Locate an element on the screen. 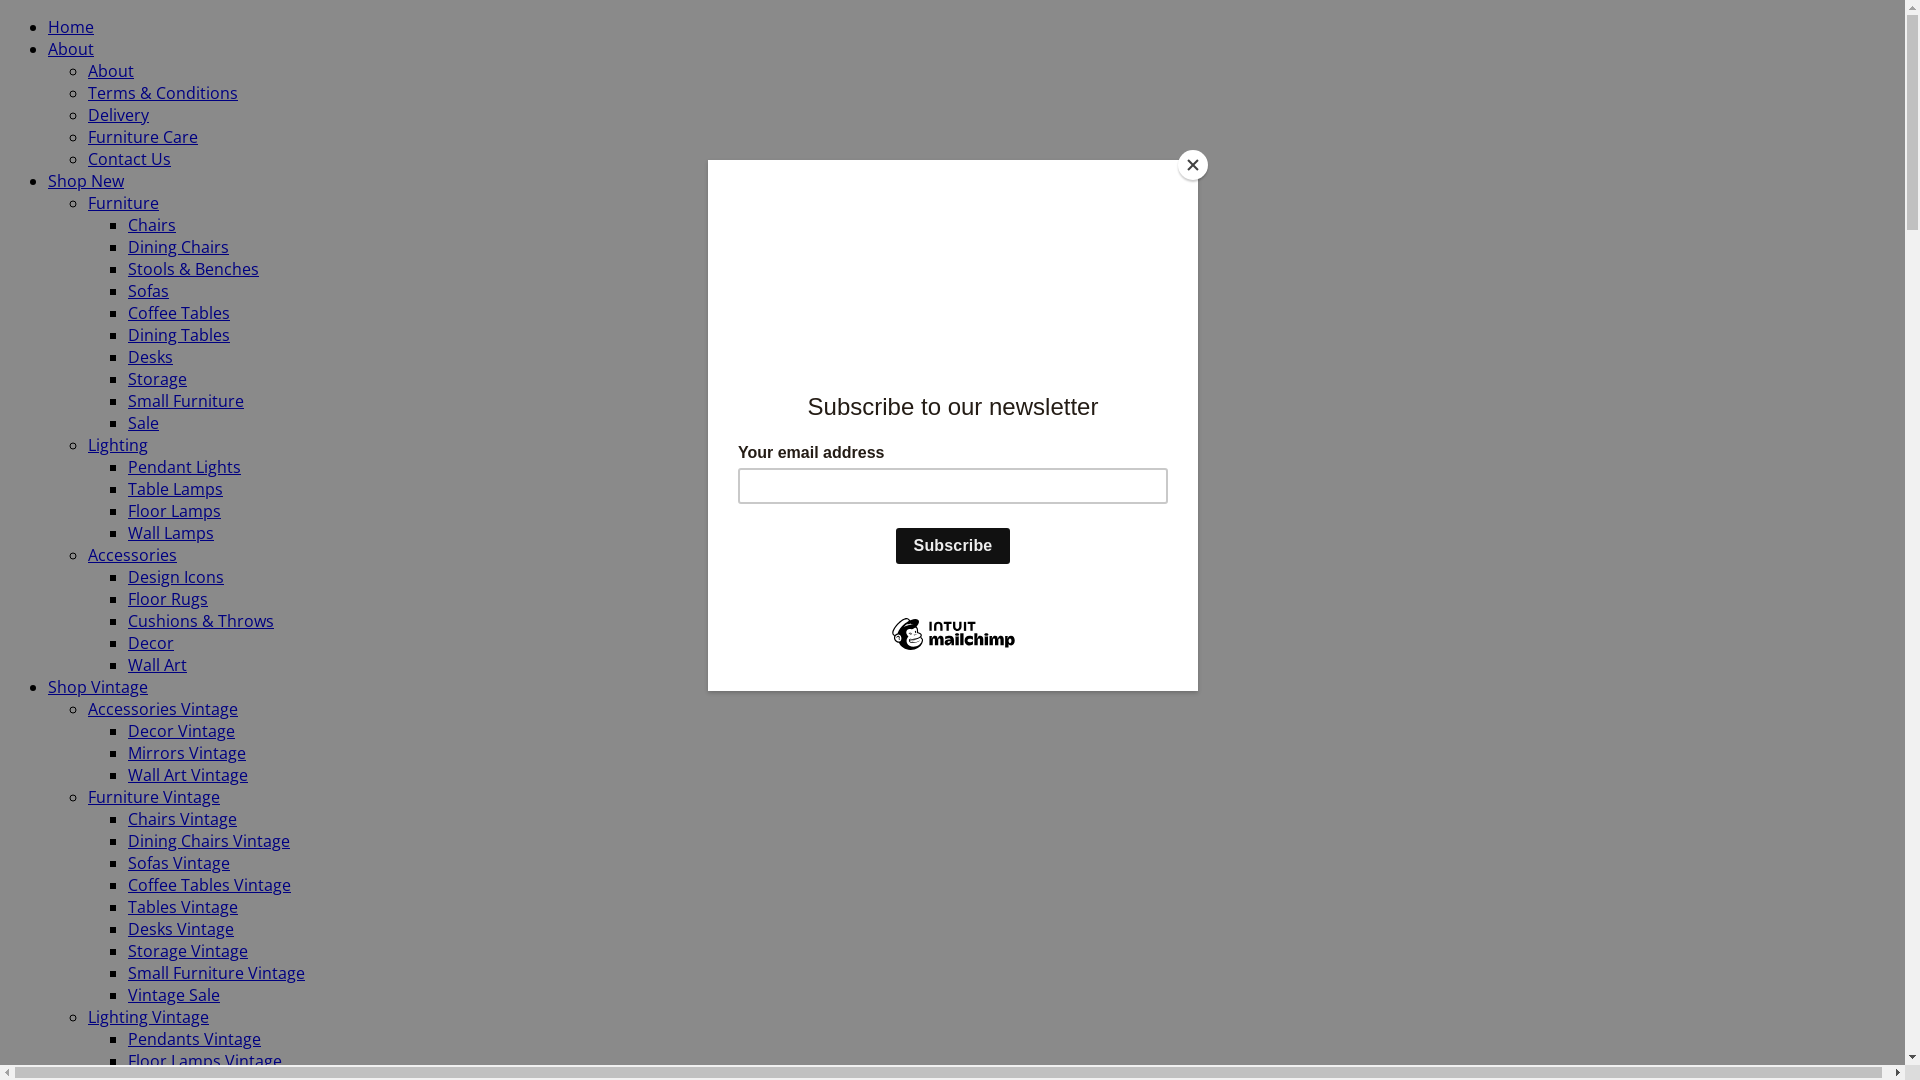  'Pendant Lights' is located at coordinates (184, 466).